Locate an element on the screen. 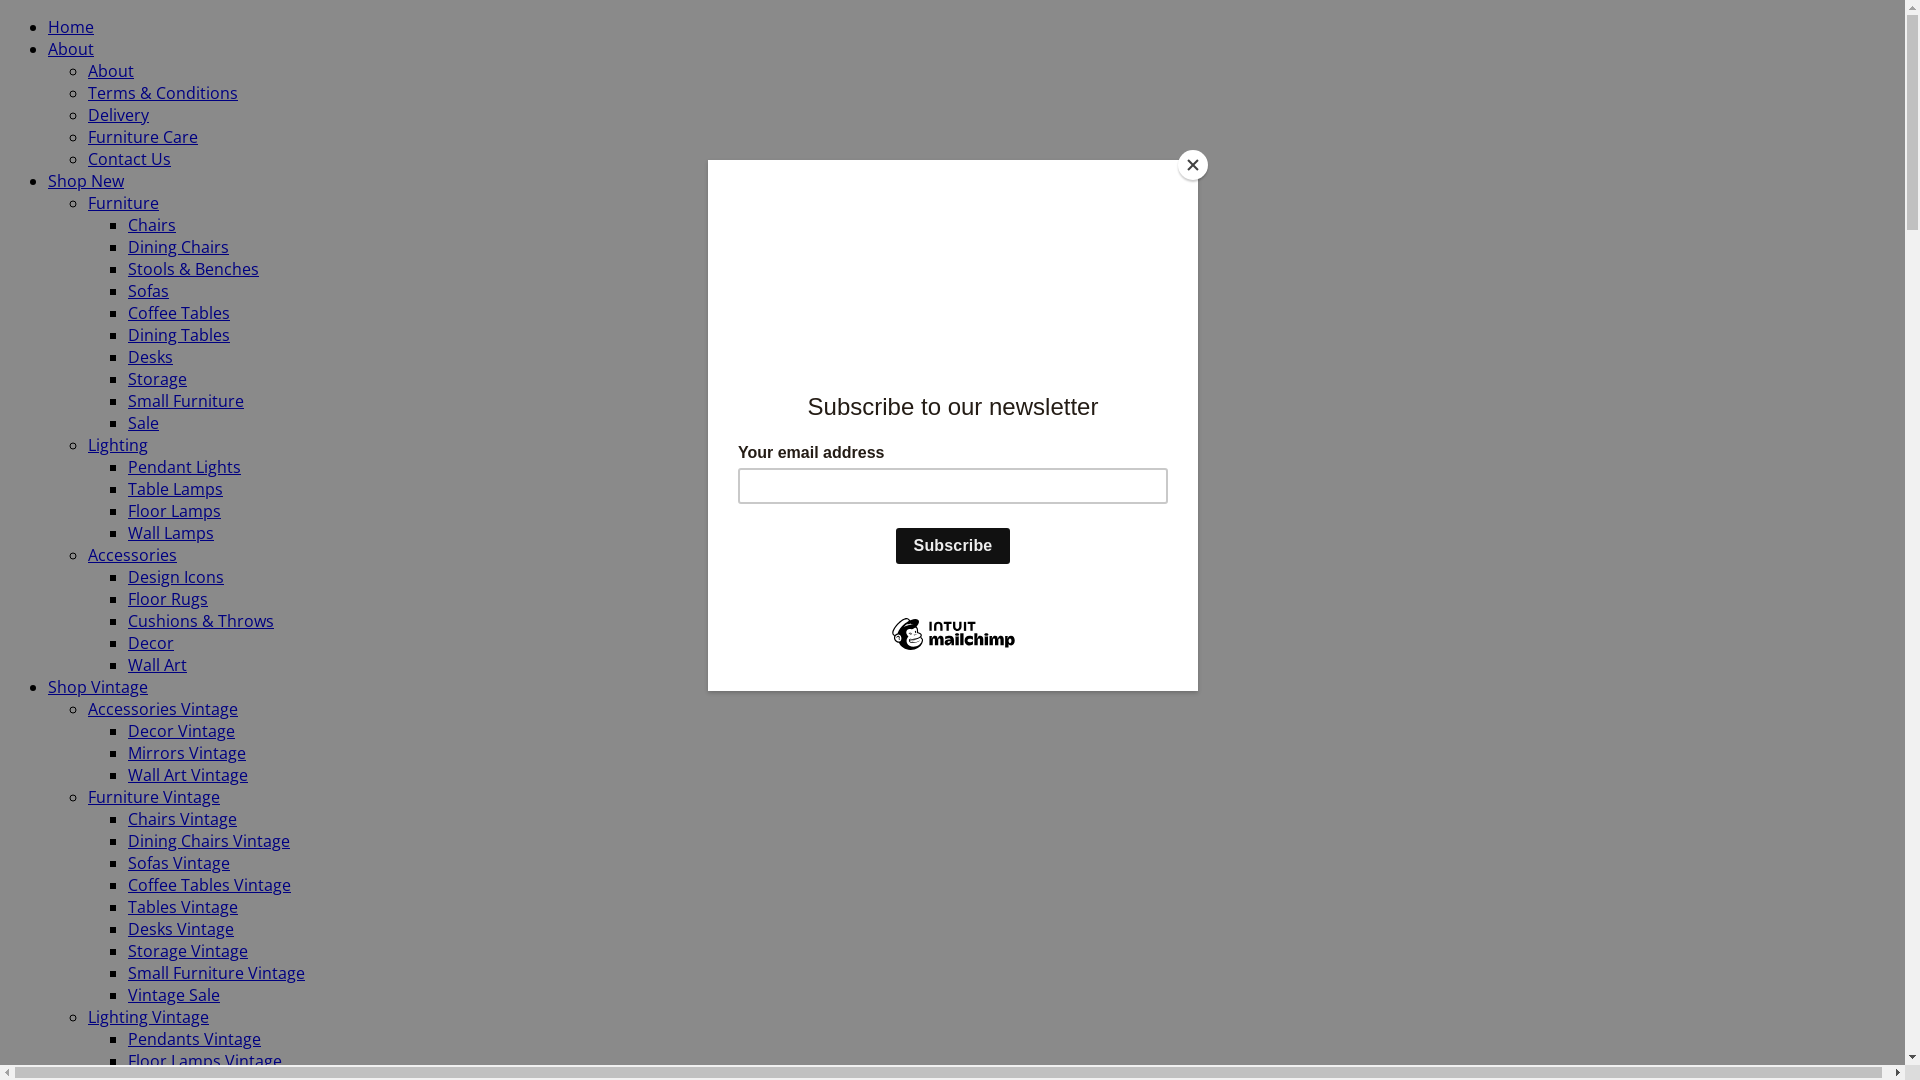  'Pendant Lights' is located at coordinates (184, 466).